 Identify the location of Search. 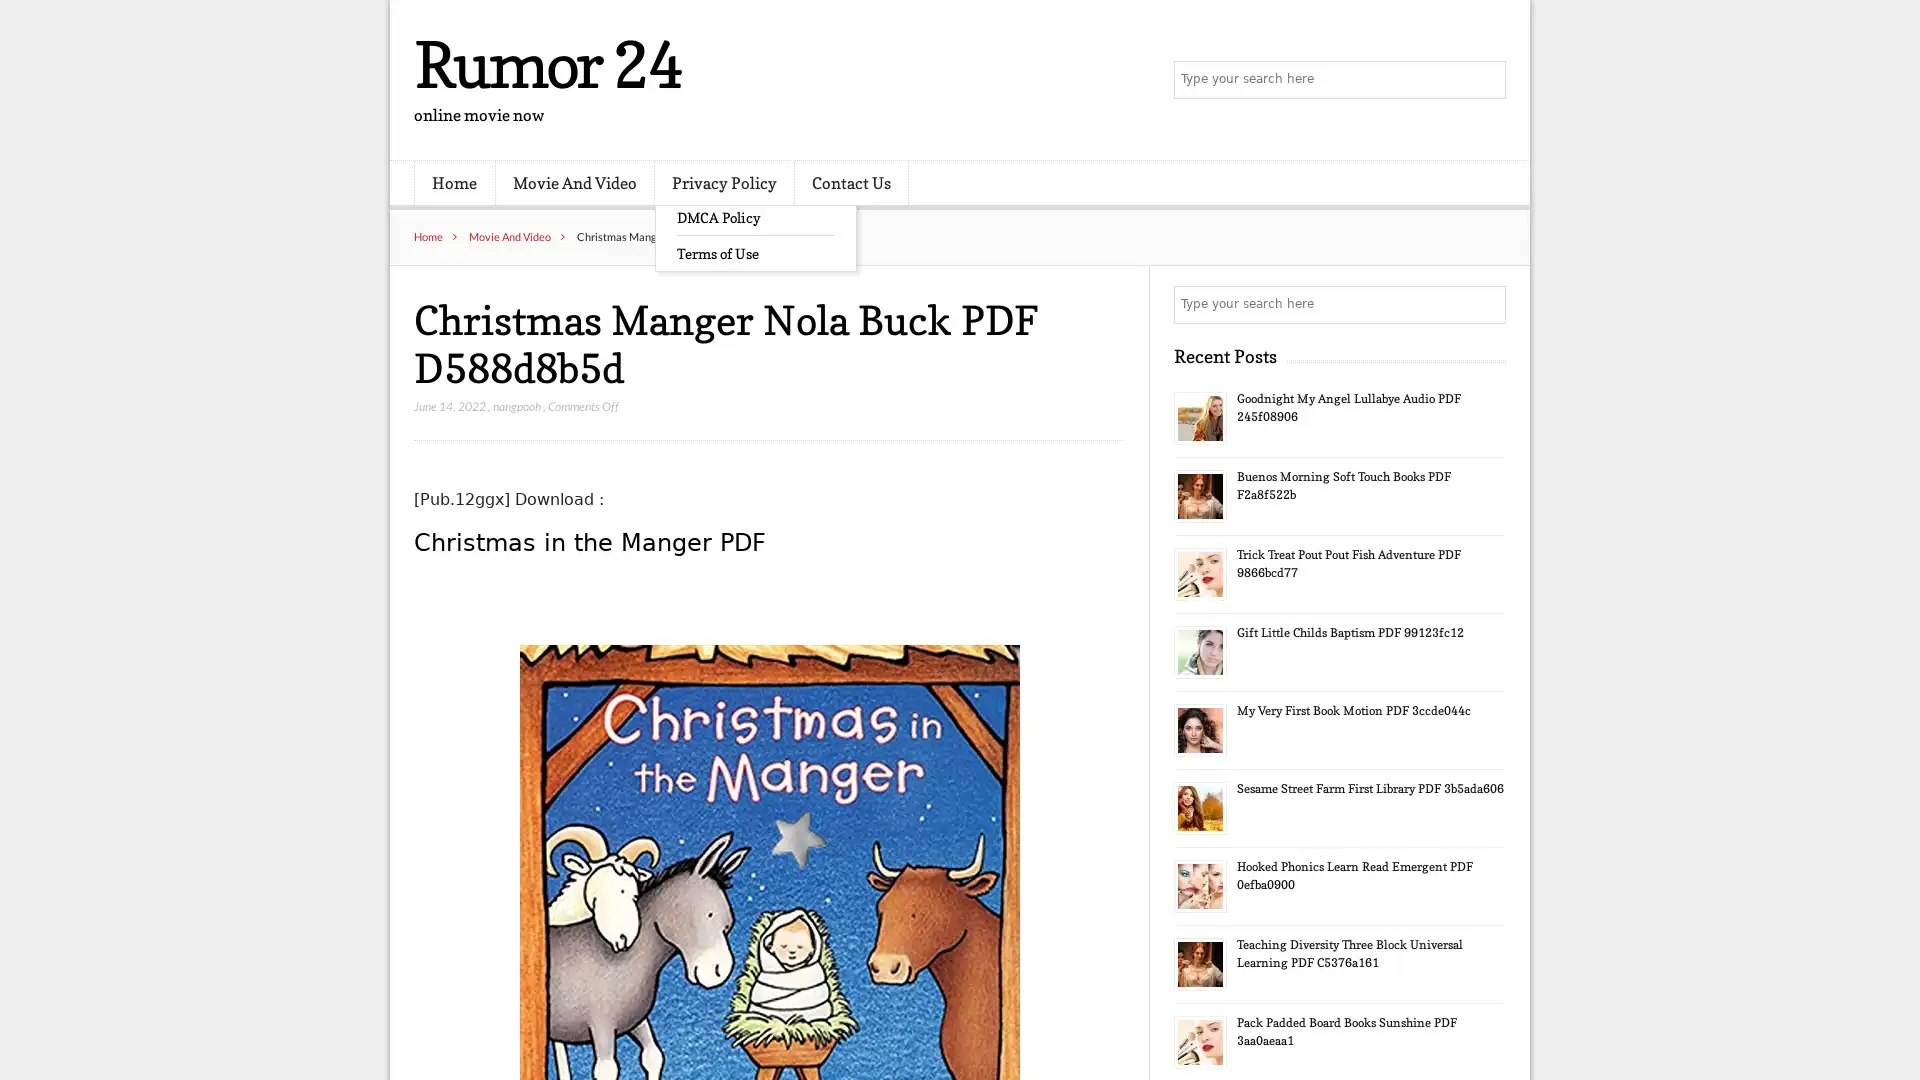
(1485, 80).